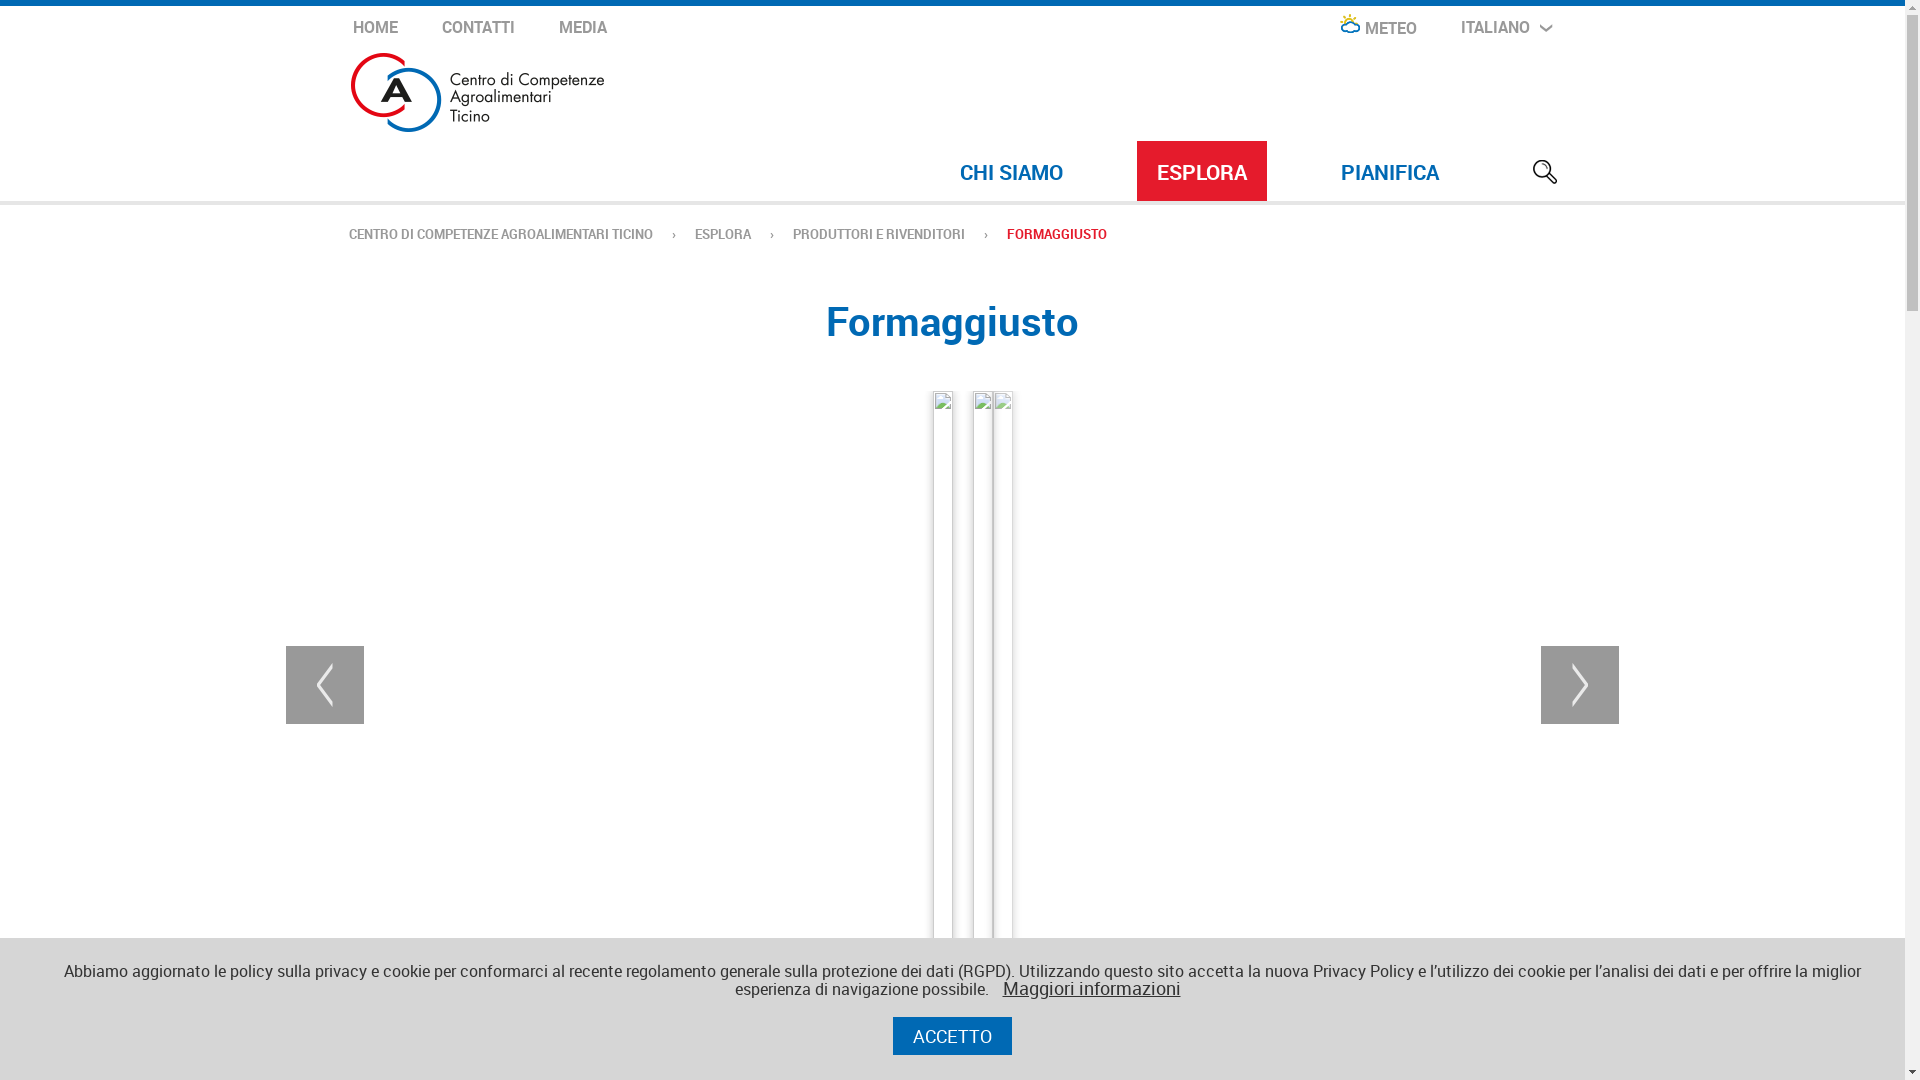 The height and width of the screenshot is (1080, 1920). Describe the element at coordinates (499, 233) in the screenshot. I see `'CENTRO DI COMPETENZE AGROALIMENTARI TICINO'` at that location.